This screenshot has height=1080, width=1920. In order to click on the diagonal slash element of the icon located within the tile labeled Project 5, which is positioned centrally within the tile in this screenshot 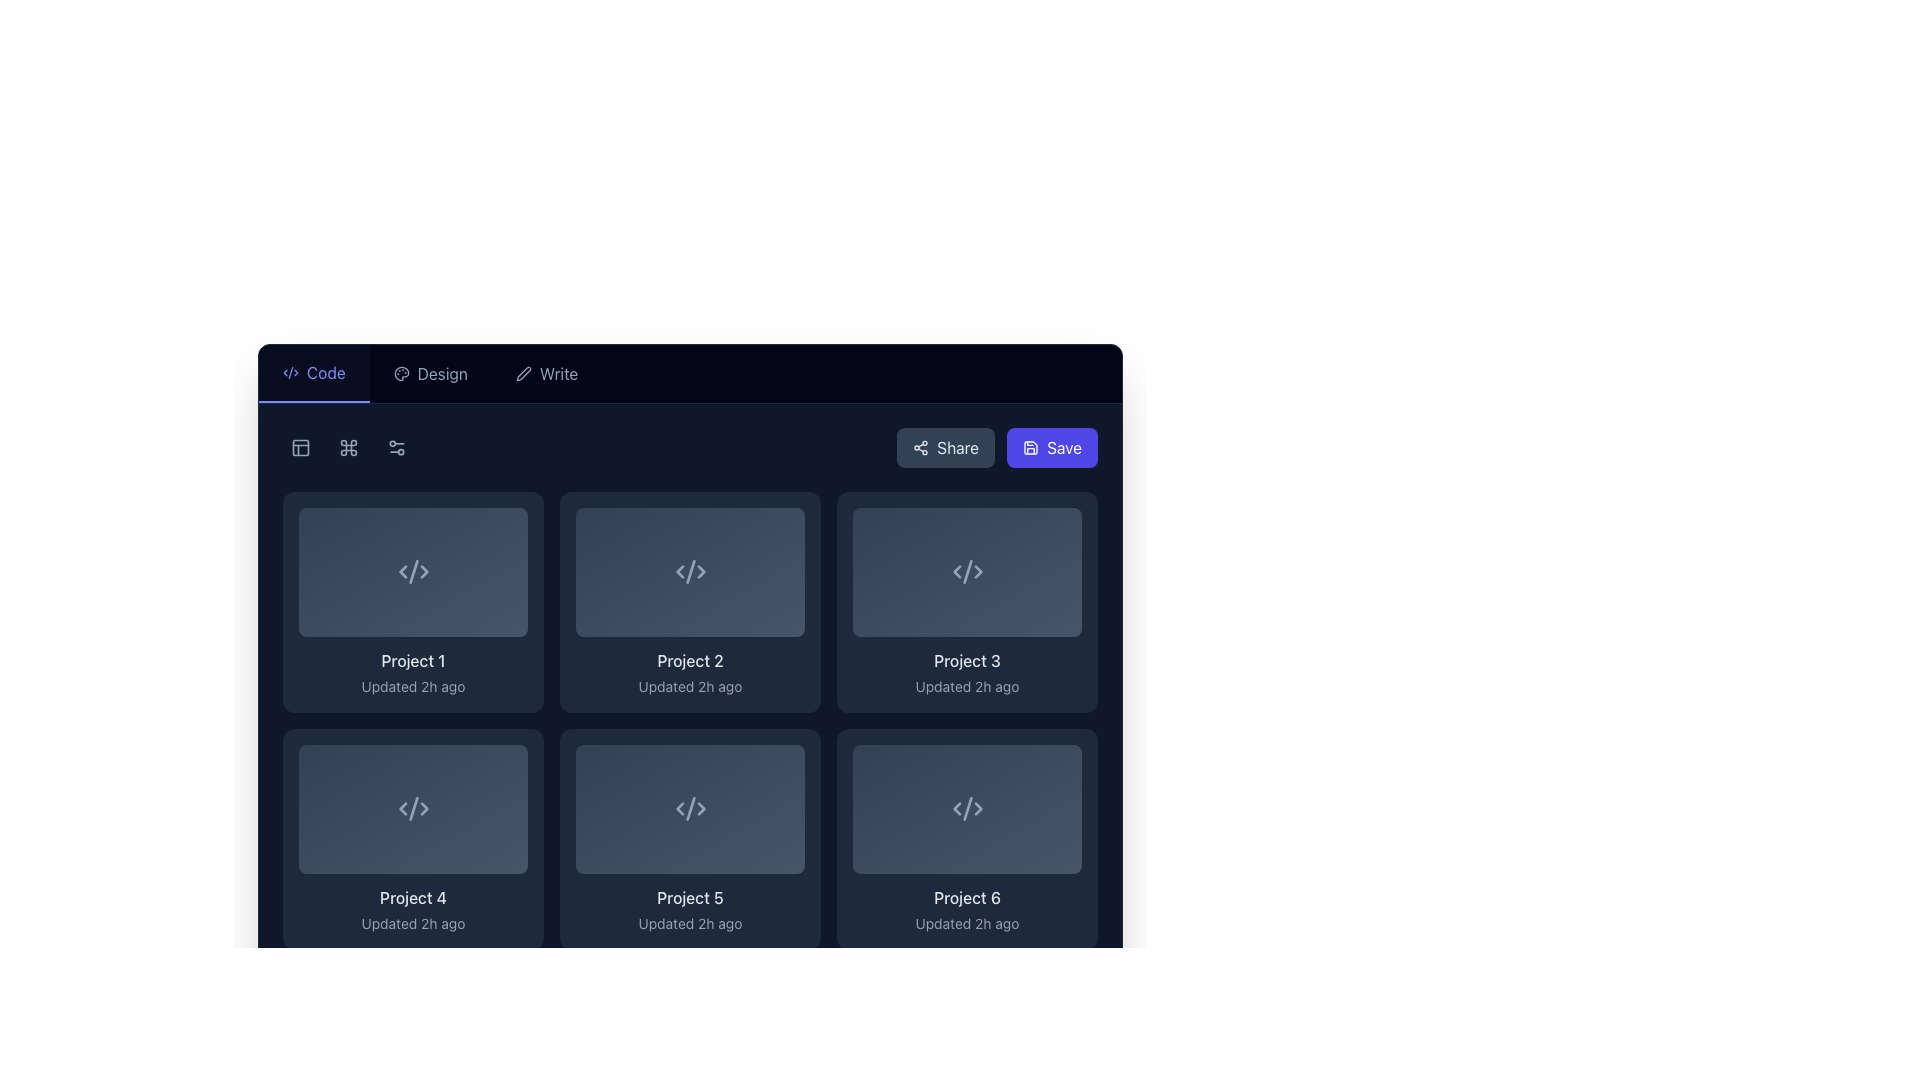, I will do `click(690, 808)`.